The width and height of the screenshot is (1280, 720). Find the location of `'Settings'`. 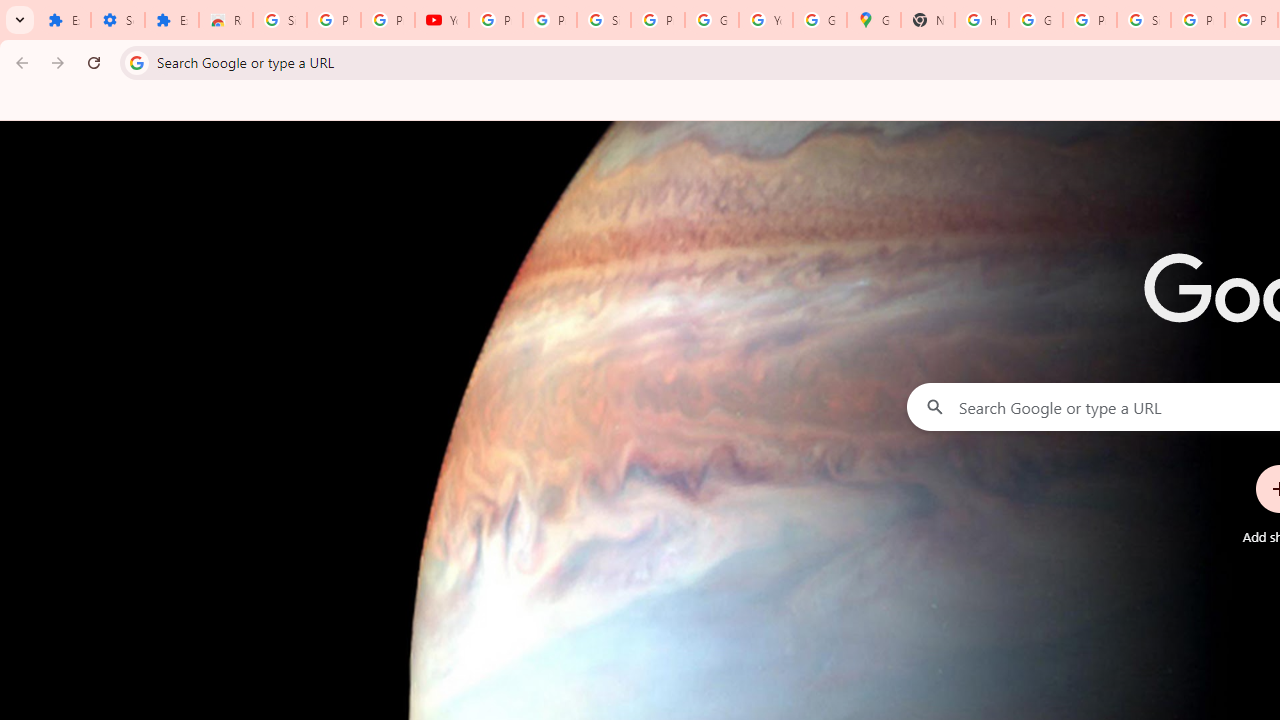

'Settings' is located at coordinates (116, 20).